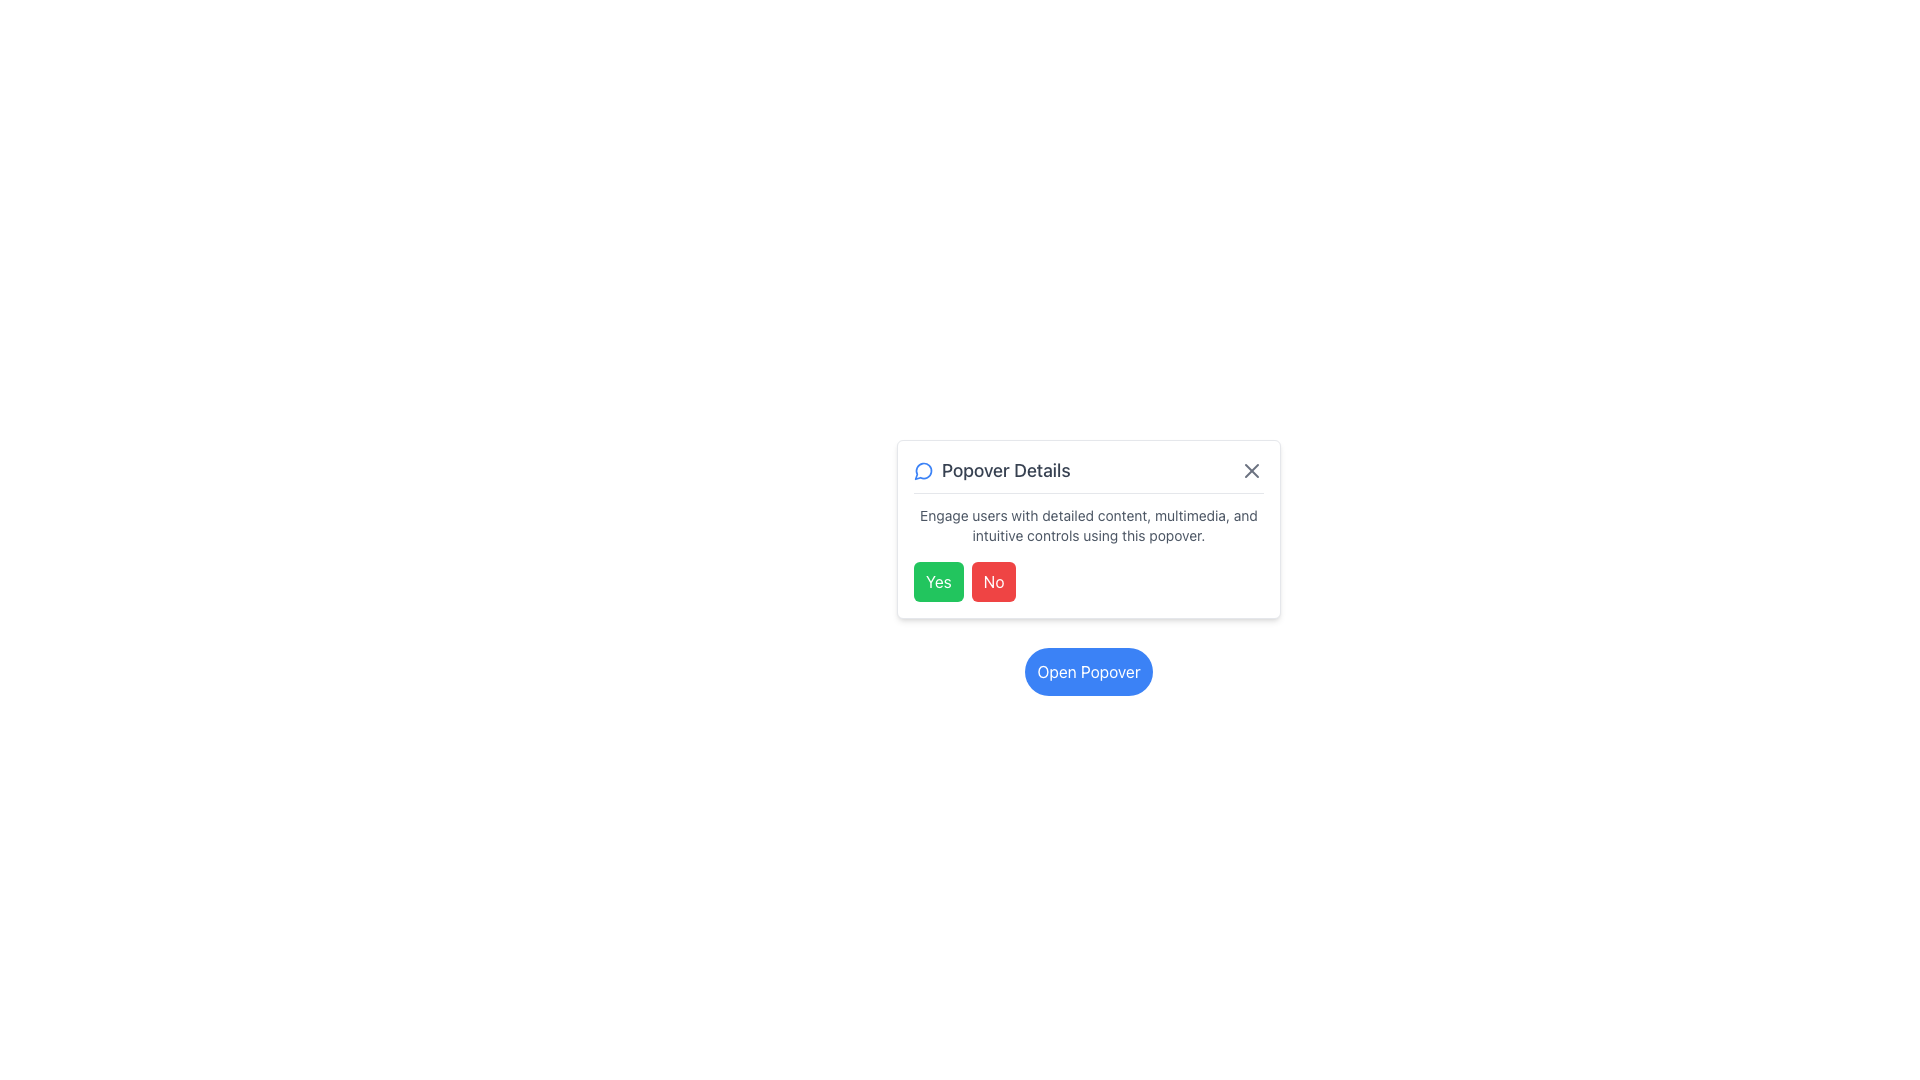  I want to click on the close button located at the top-right corner of the 'Popover Details' dialog, so click(1251, 470).